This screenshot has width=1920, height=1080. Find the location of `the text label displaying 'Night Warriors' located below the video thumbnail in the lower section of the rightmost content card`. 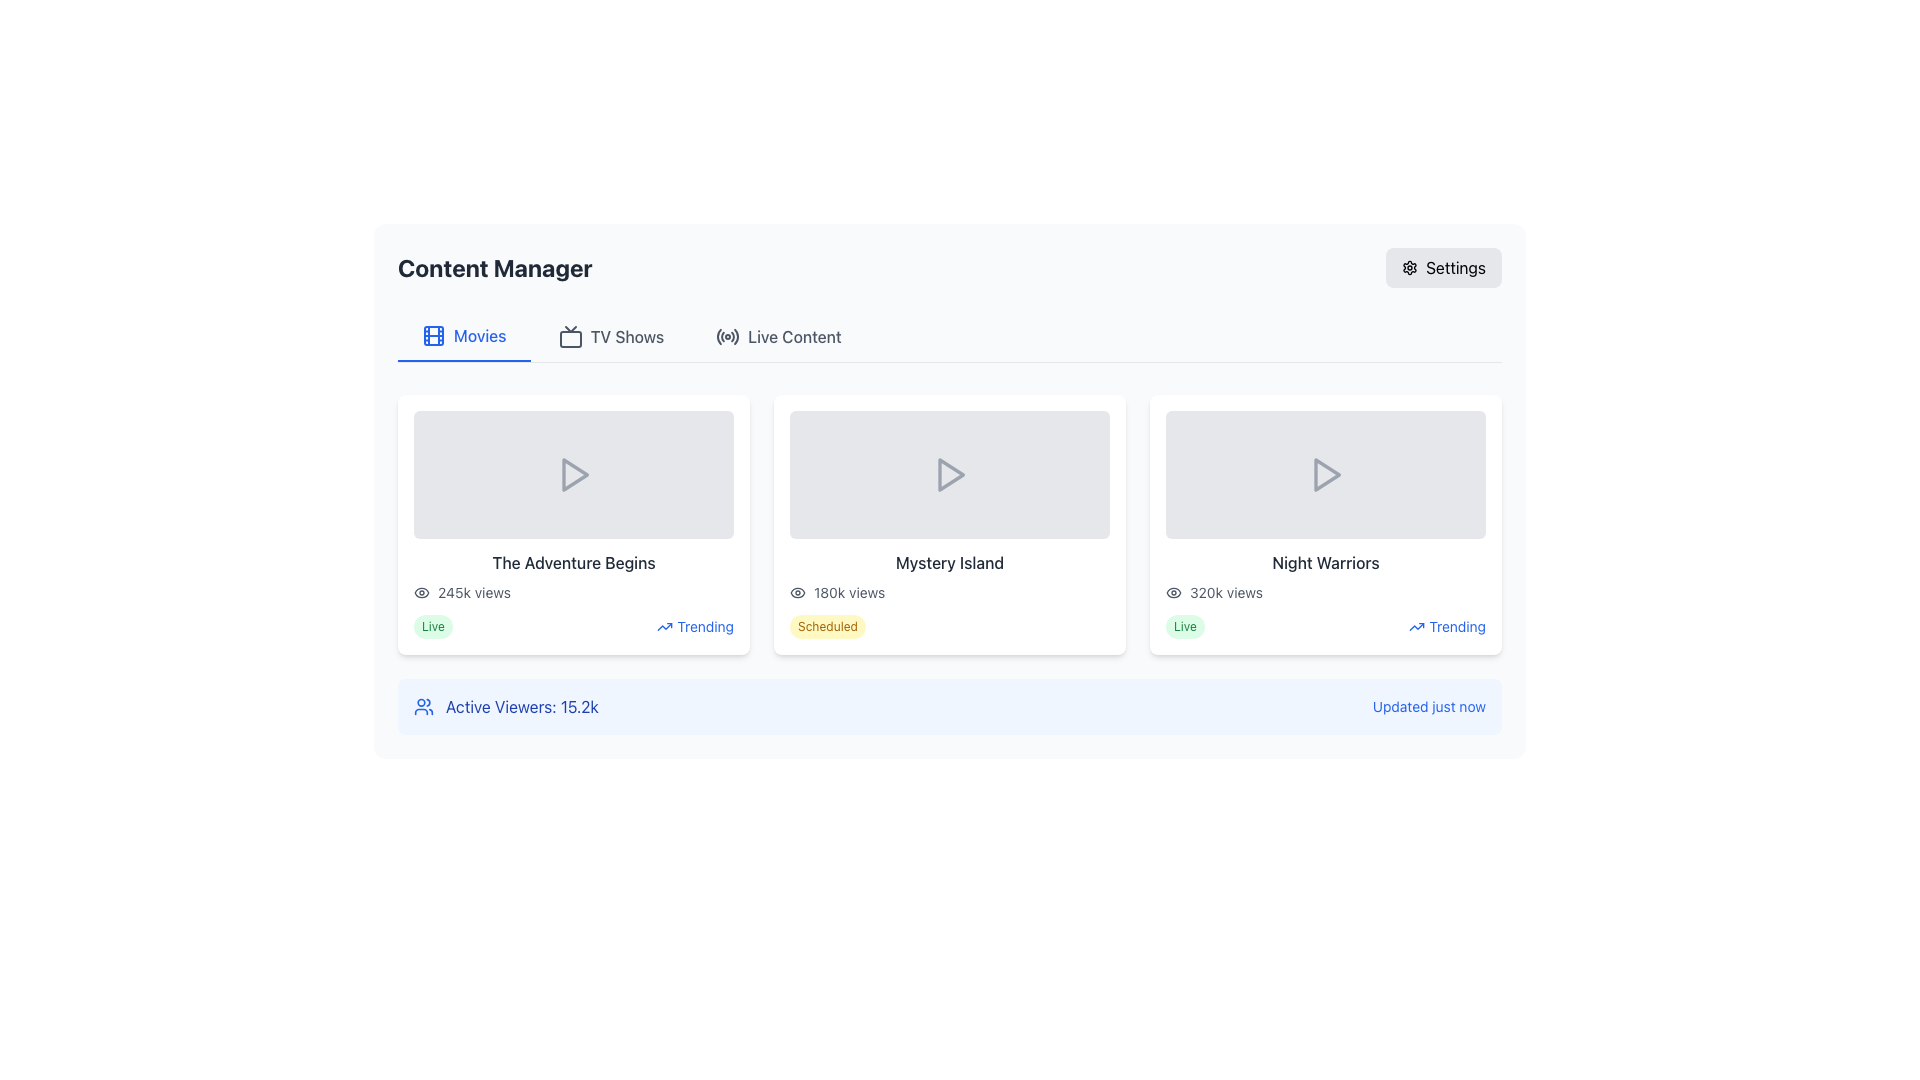

the text label displaying 'Night Warriors' located below the video thumbnail in the lower section of the rightmost content card is located at coordinates (1325, 563).